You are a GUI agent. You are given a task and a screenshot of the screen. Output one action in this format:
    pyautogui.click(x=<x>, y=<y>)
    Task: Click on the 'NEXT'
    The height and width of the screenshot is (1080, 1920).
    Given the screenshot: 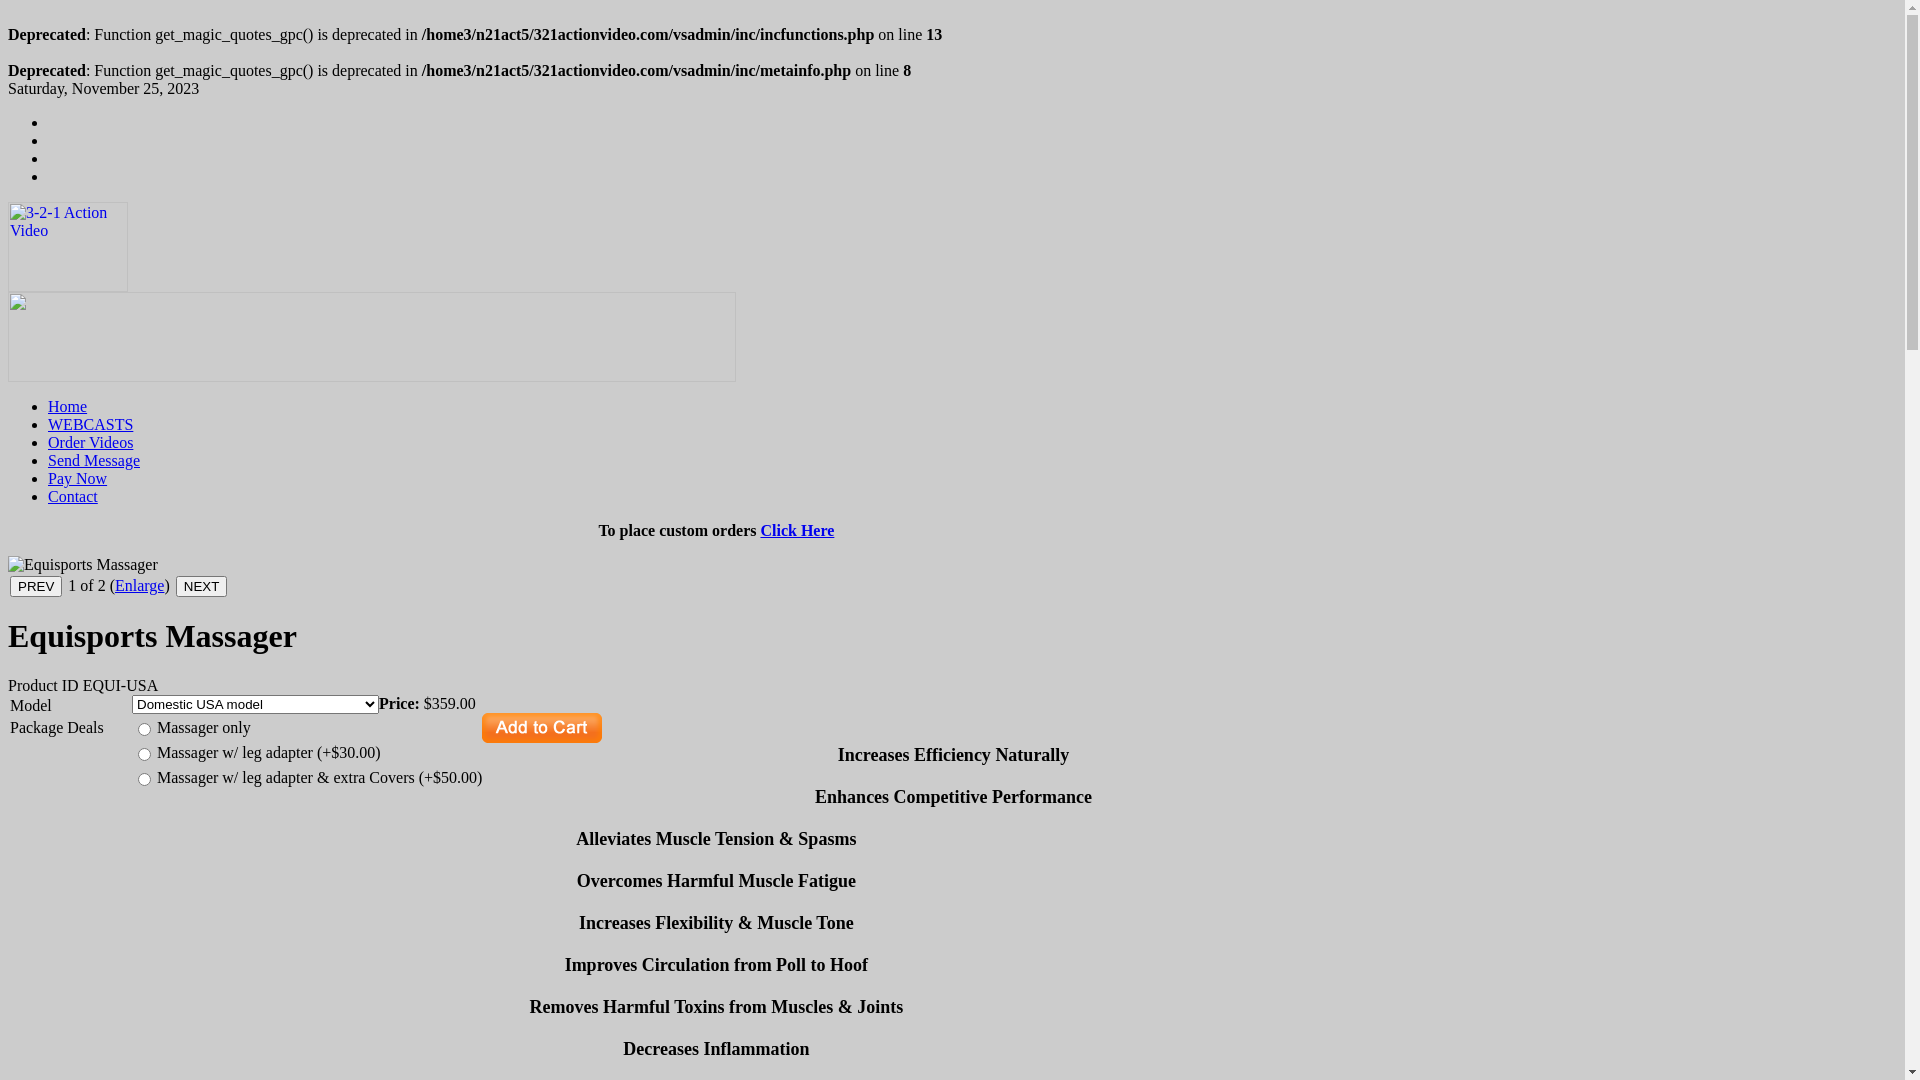 What is the action you would take?
    pyautogui.click(x=201, y=585)
    